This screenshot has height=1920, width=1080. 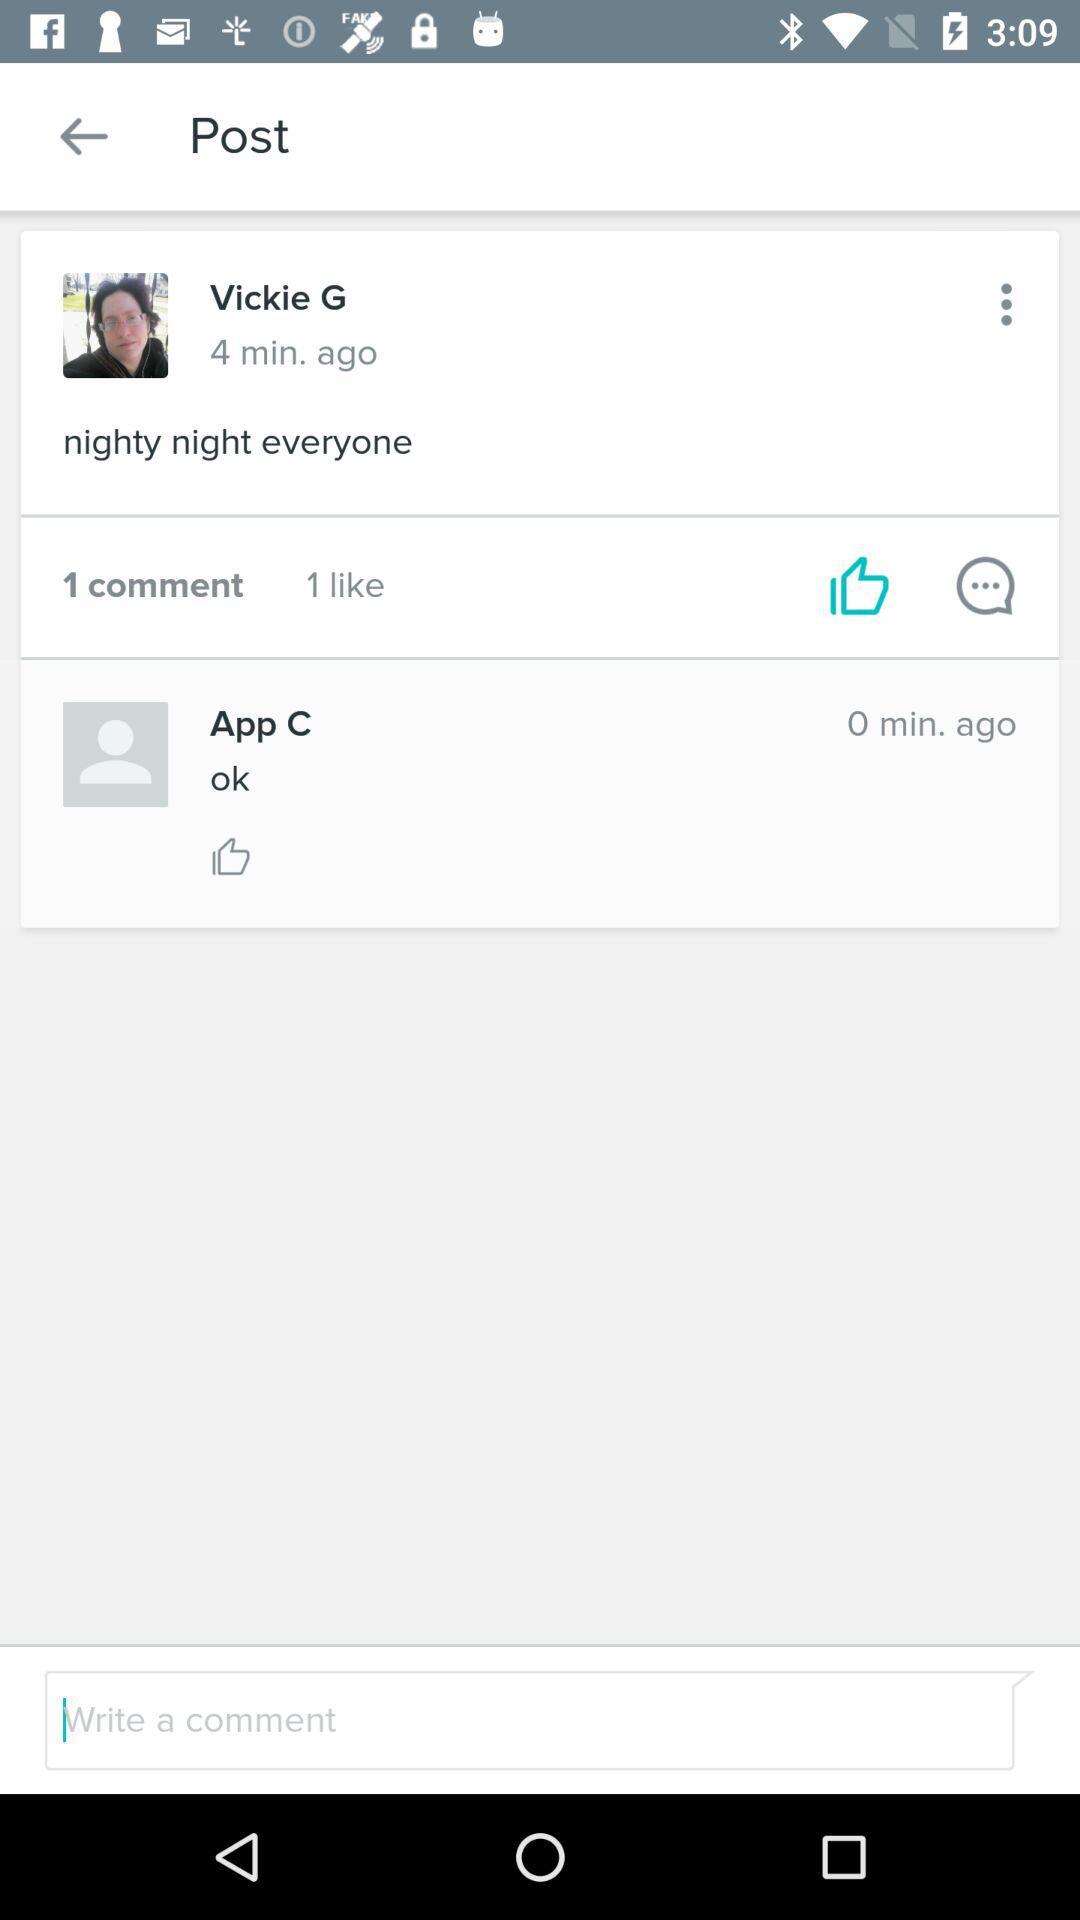 I want to click on ok item, so click(x=228, y=777).